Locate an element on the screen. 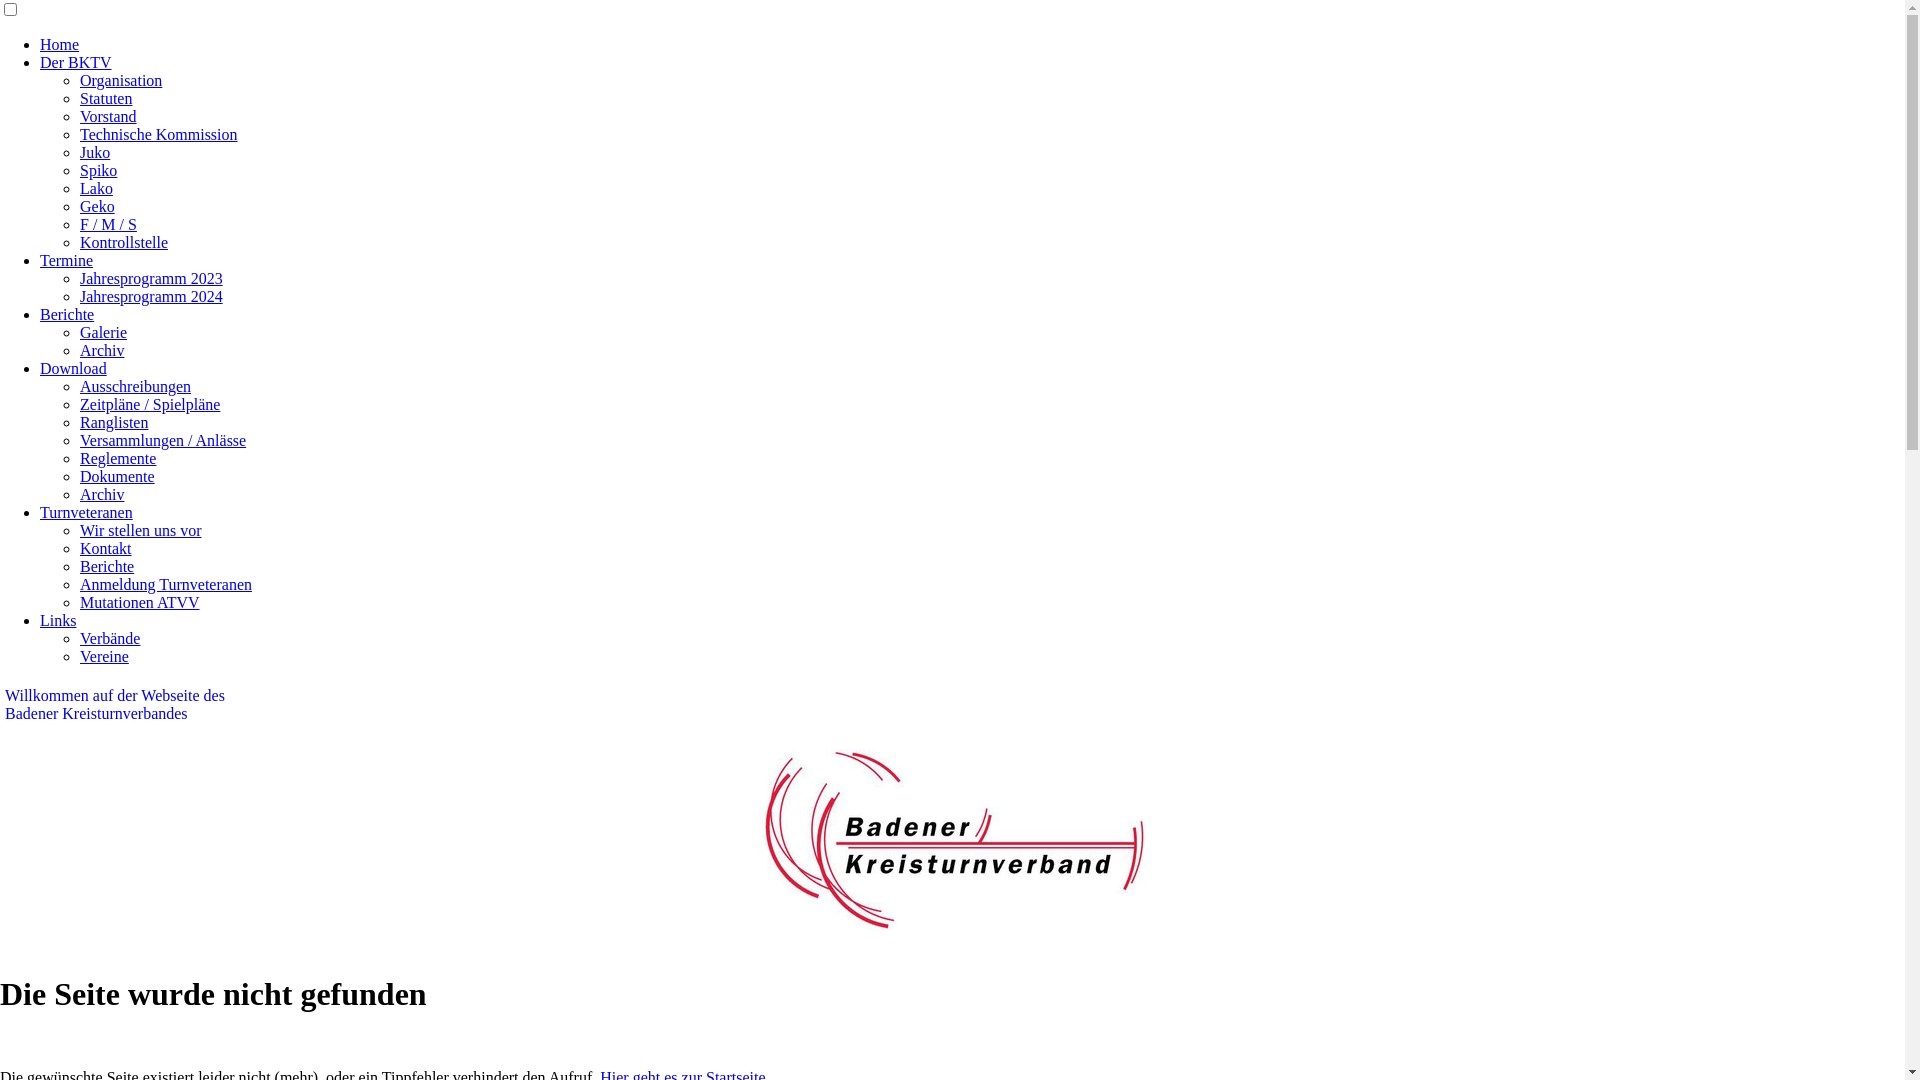 Image resolution: width=1920 pixels, height=1080 pixels. 'Organisation' is located at coordinates (119, 79).